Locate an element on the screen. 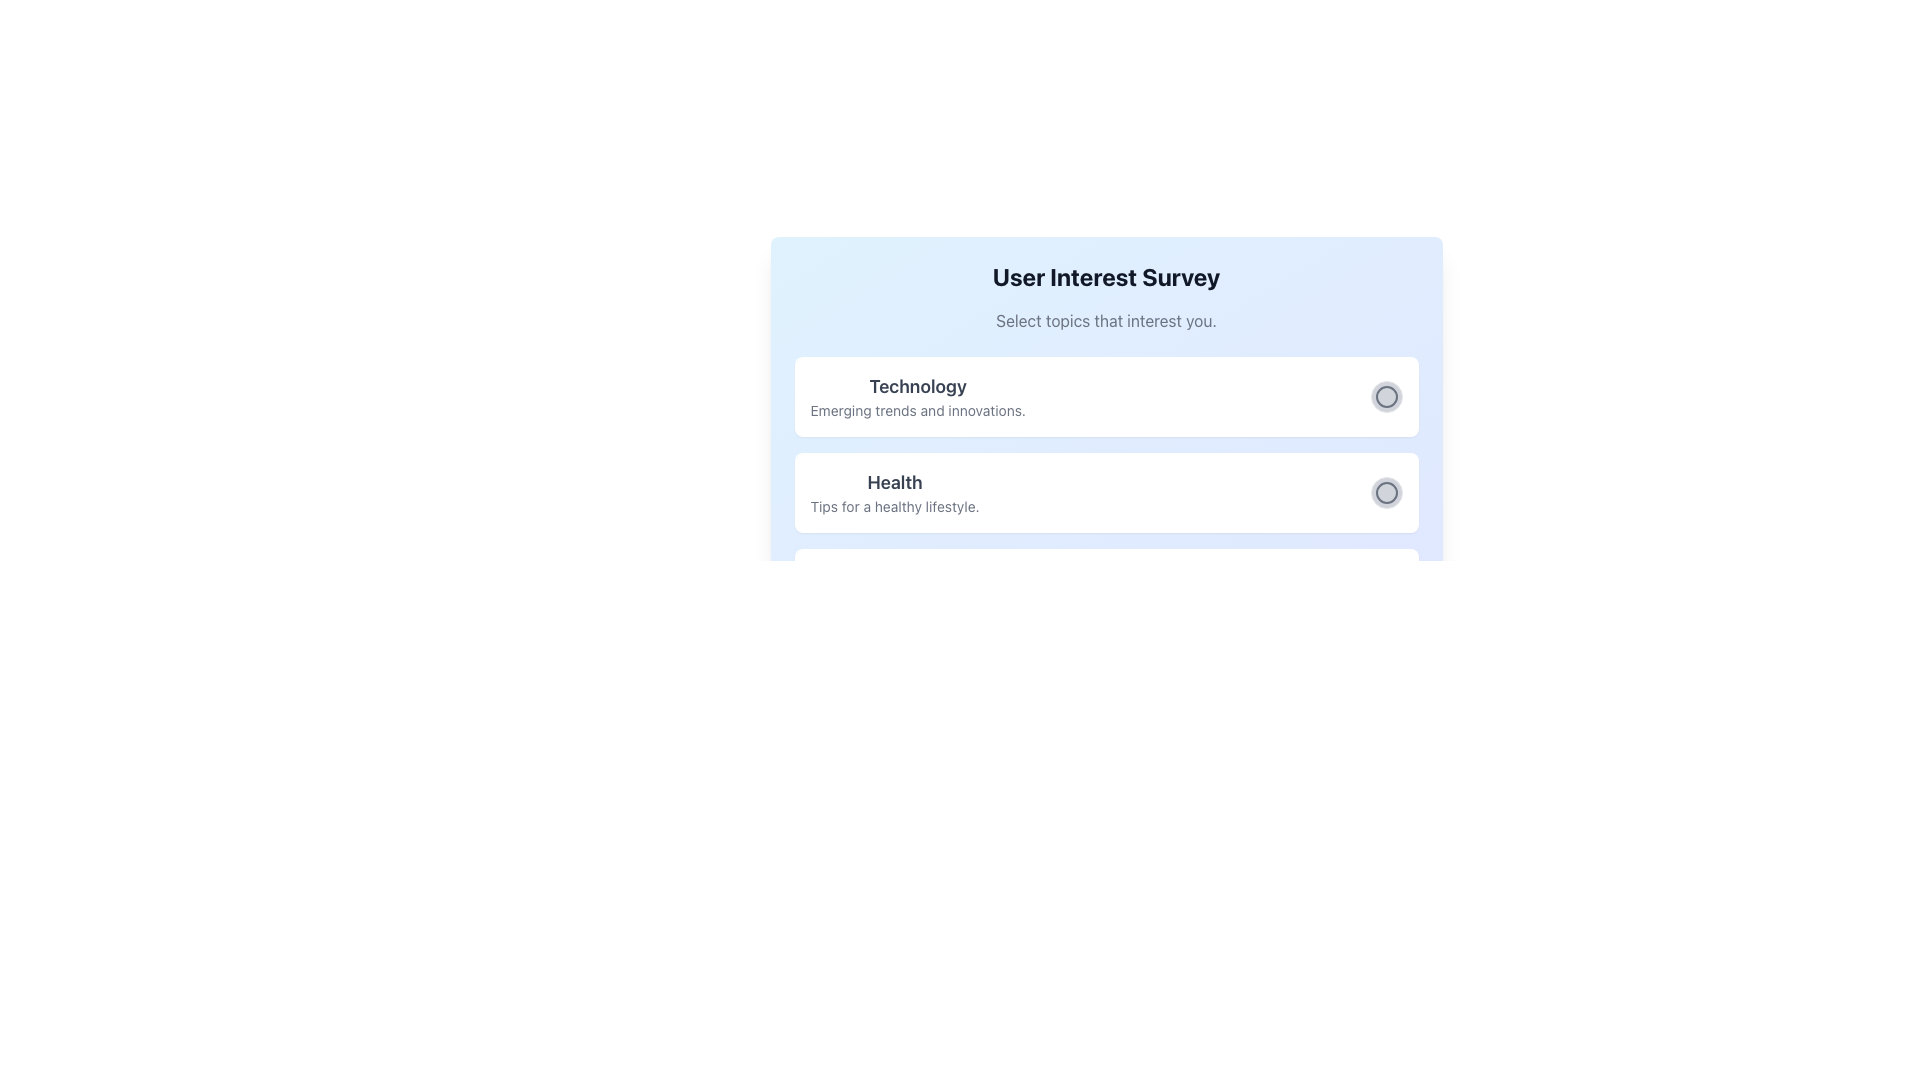 Image resolution: width=1920 pixels, height=1080 pixels. the styled radio button located next to the text 'Technology' in the first list item of the vertical selection menu via keyboard navigation is located at coordinates (1385, 397).